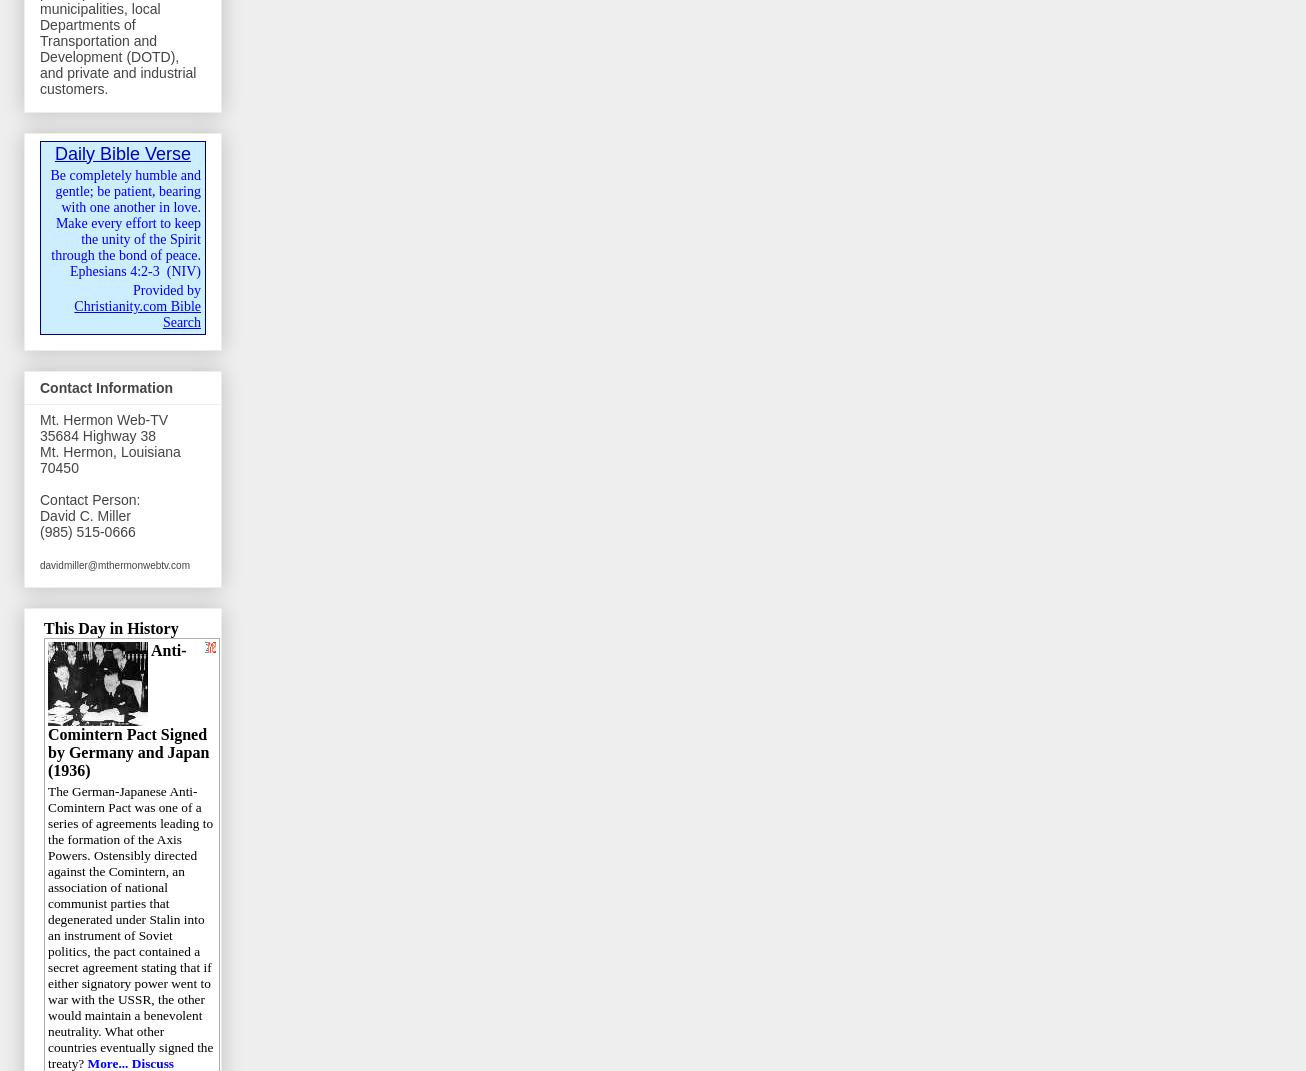 This screenshot has height=1071, width=1306. What do you see at coordinates (105, 388) in the screenshot?
I see `'Contact Information'` at bounding box center [105, 388].